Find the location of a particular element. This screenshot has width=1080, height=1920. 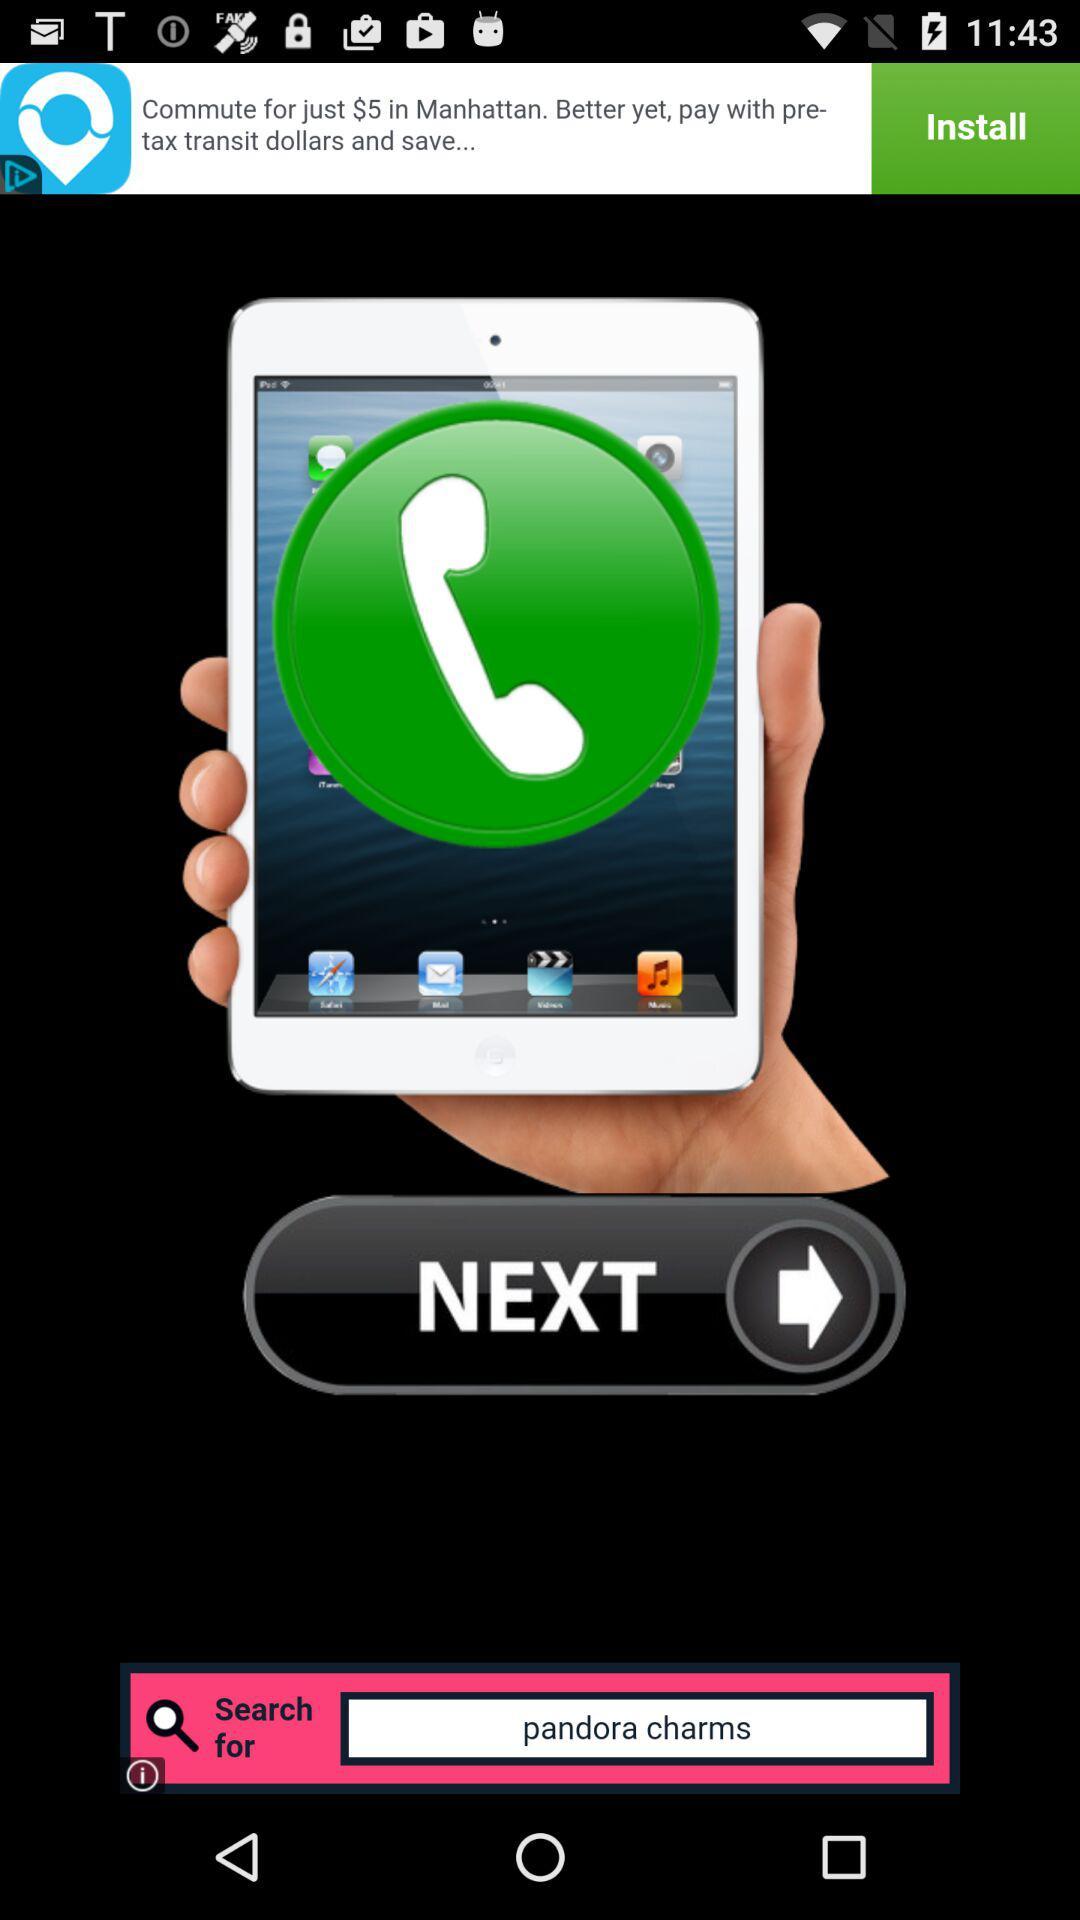

advertisement is located at coordinates (540, 1727).